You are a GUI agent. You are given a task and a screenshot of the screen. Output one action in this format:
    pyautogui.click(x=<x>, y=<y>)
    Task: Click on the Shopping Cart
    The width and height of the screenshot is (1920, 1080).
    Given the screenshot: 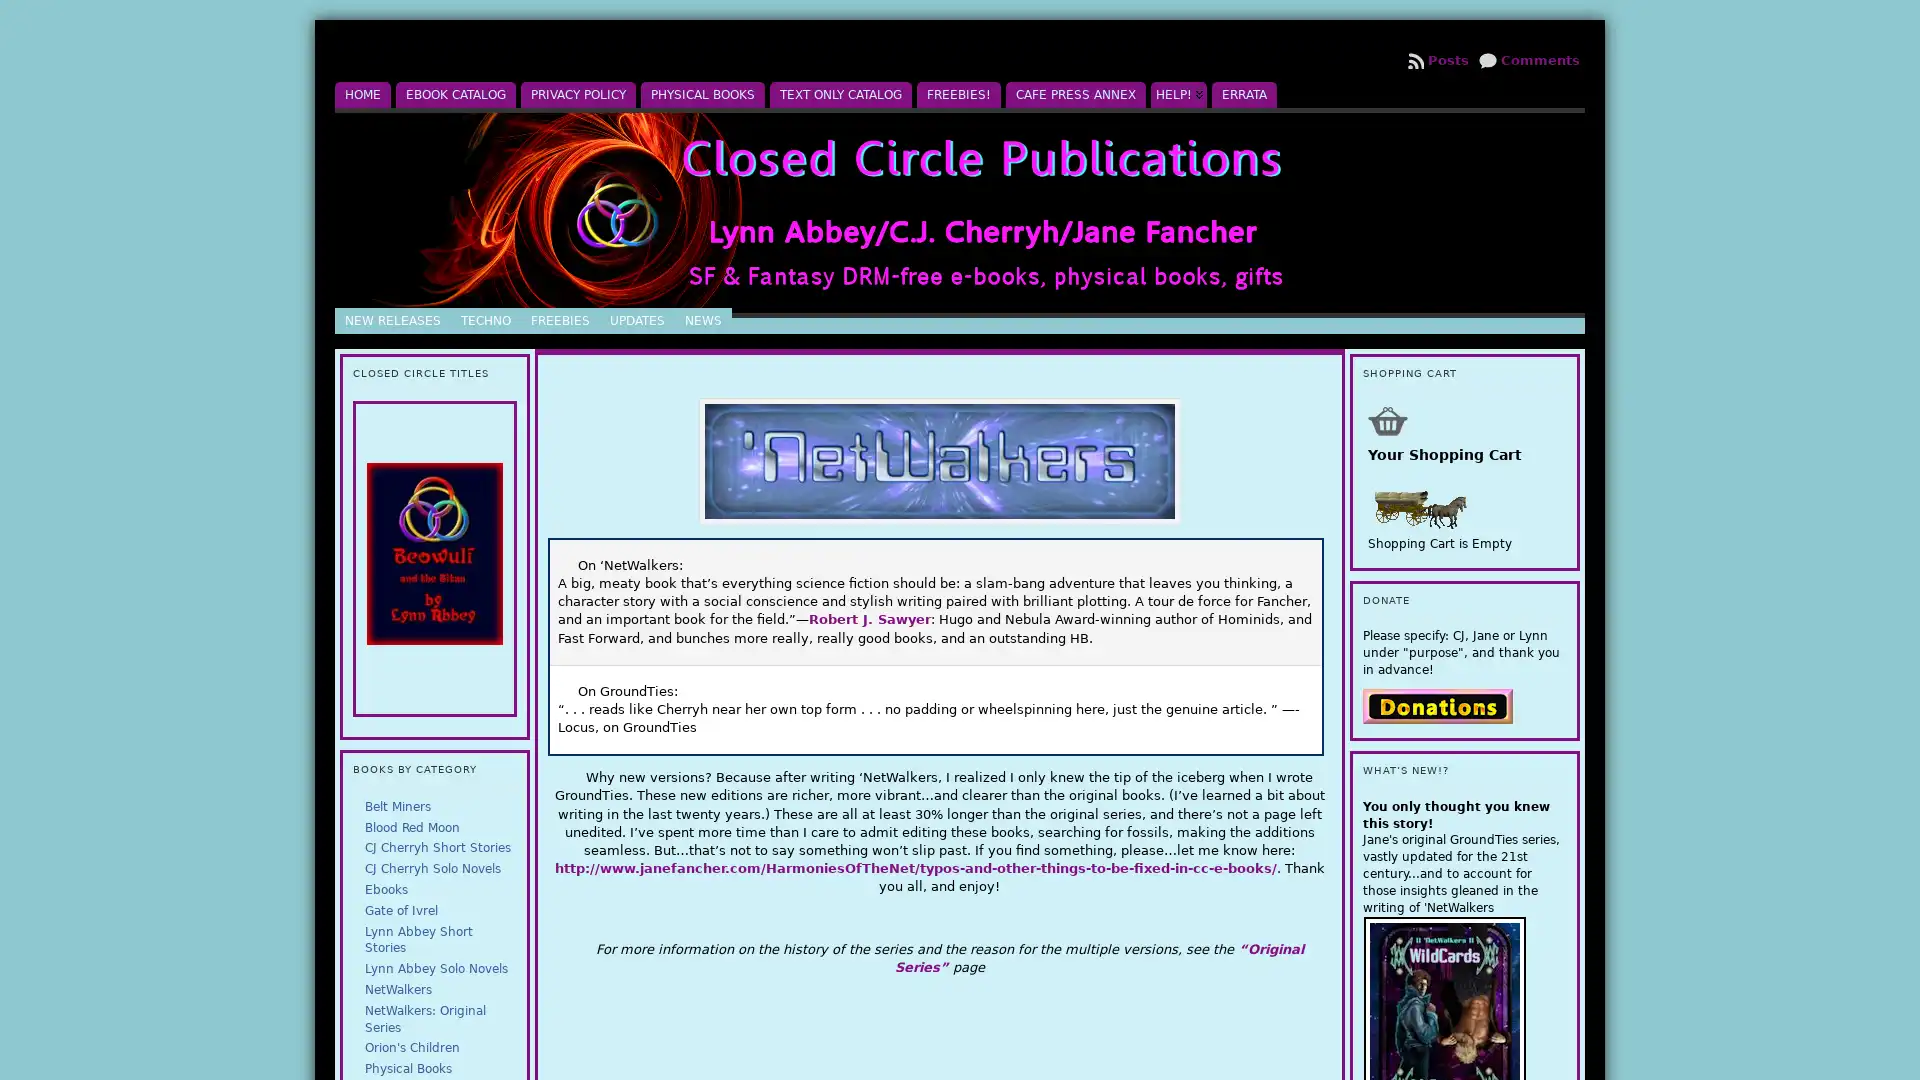 What is the action you would take?
    pyautogui.click(x=1386, y=419)
    